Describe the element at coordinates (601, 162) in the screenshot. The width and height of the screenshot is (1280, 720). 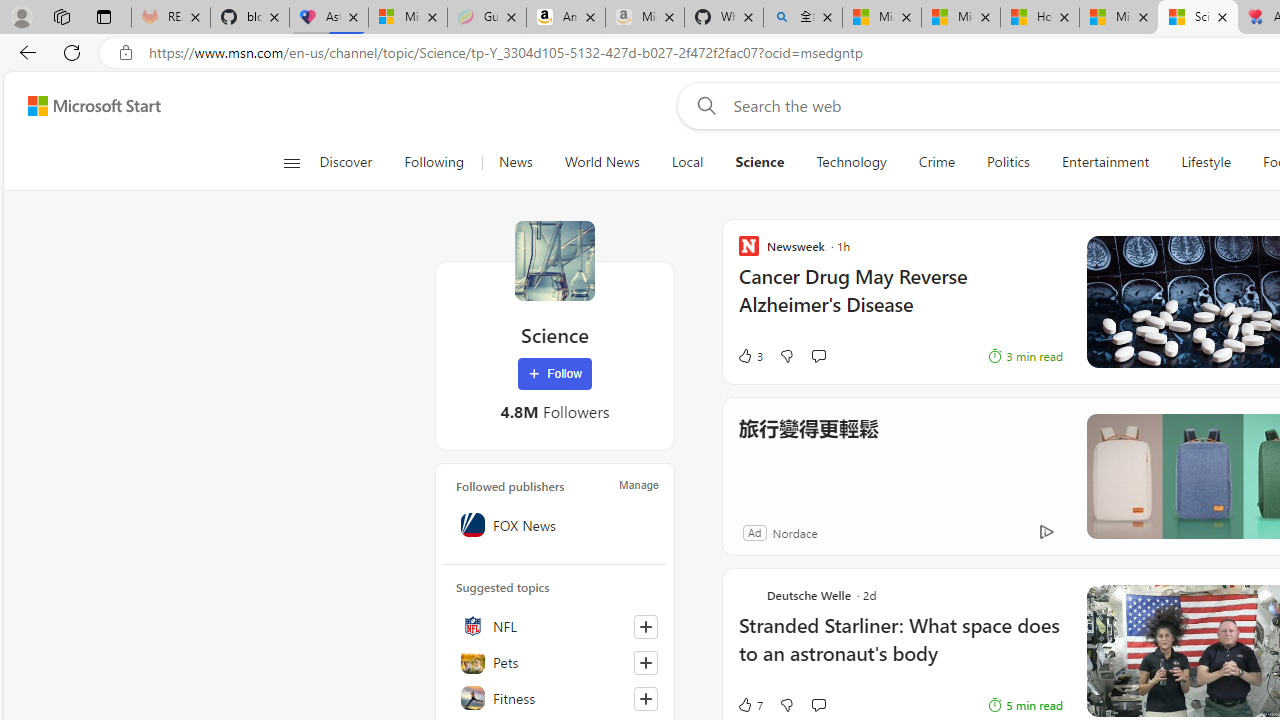
I see `'World News'` at that location.